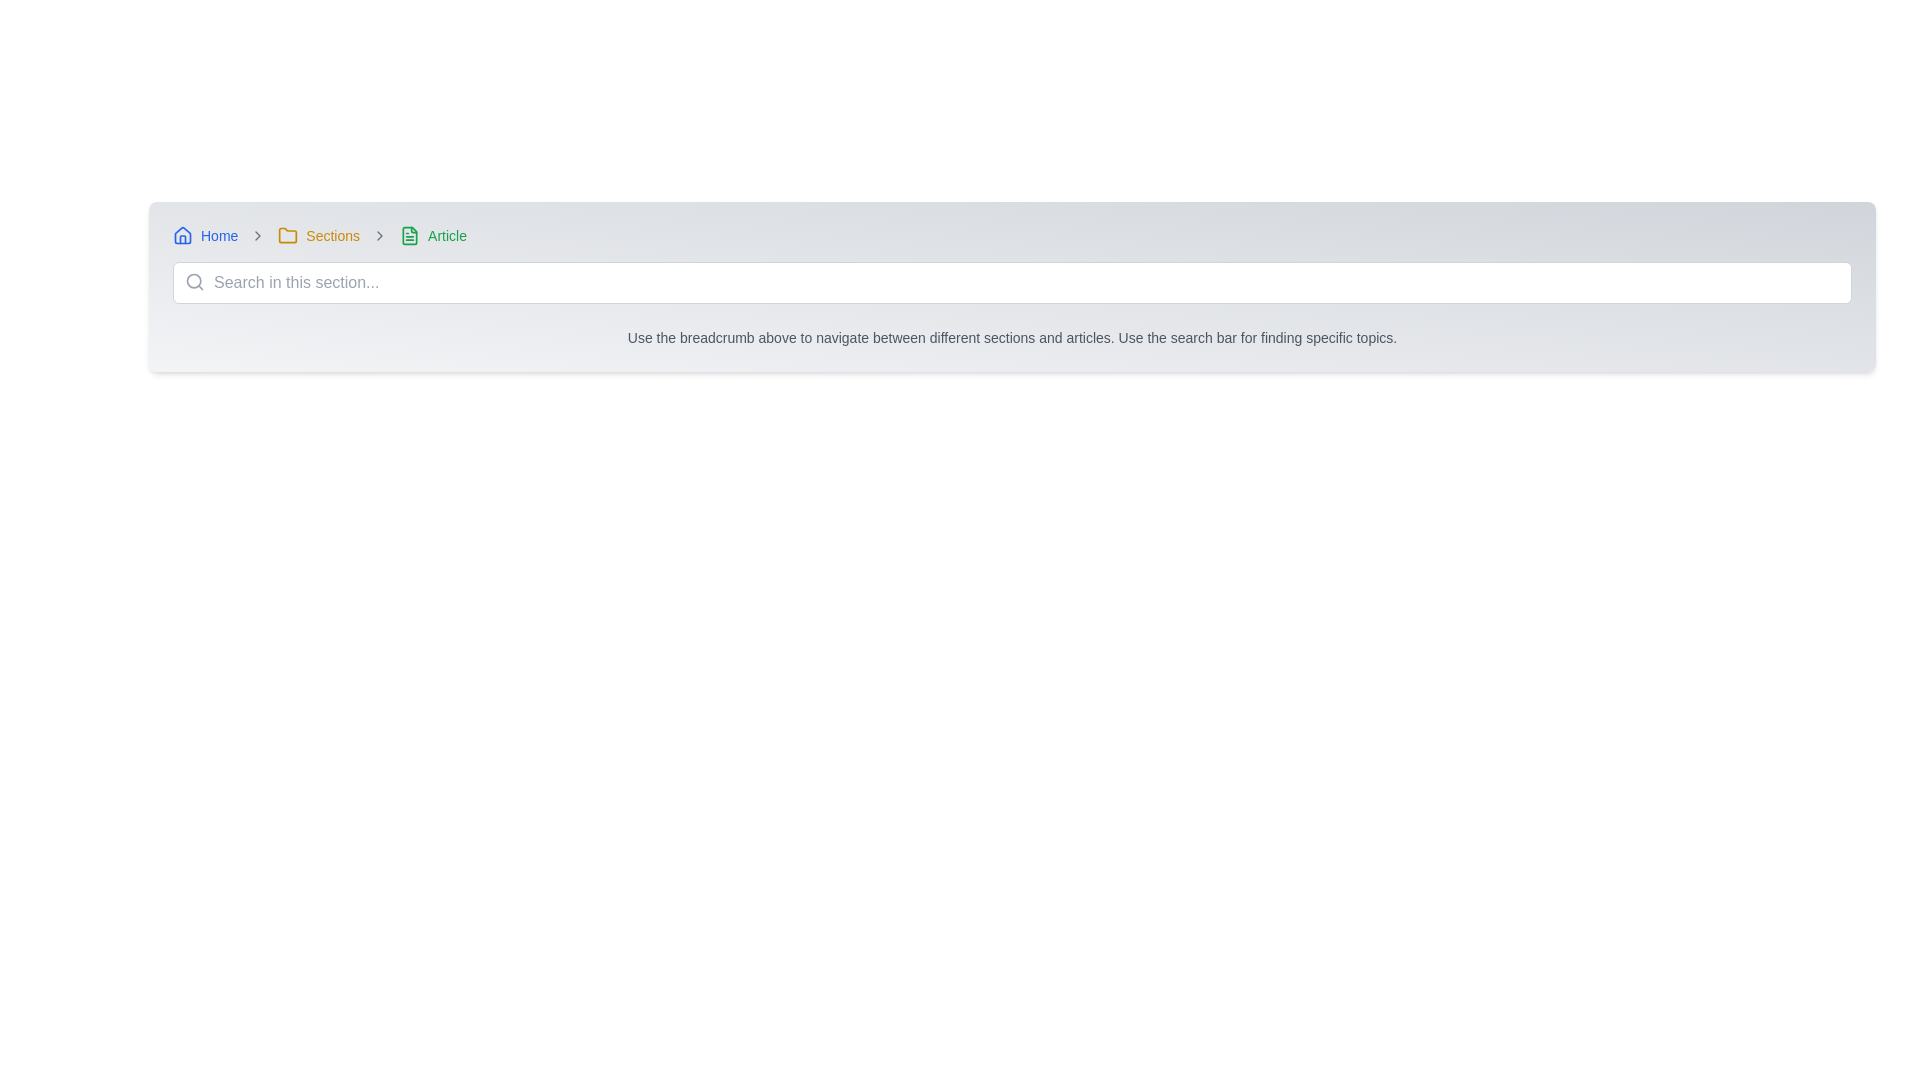 The image size is (1920, 1080). What do you see at coordinates (332, 234) in the screenshot?
I see `the 'Sections' clickable text link in the breadcrumb navigation bar` at bounding box center [332, 234].